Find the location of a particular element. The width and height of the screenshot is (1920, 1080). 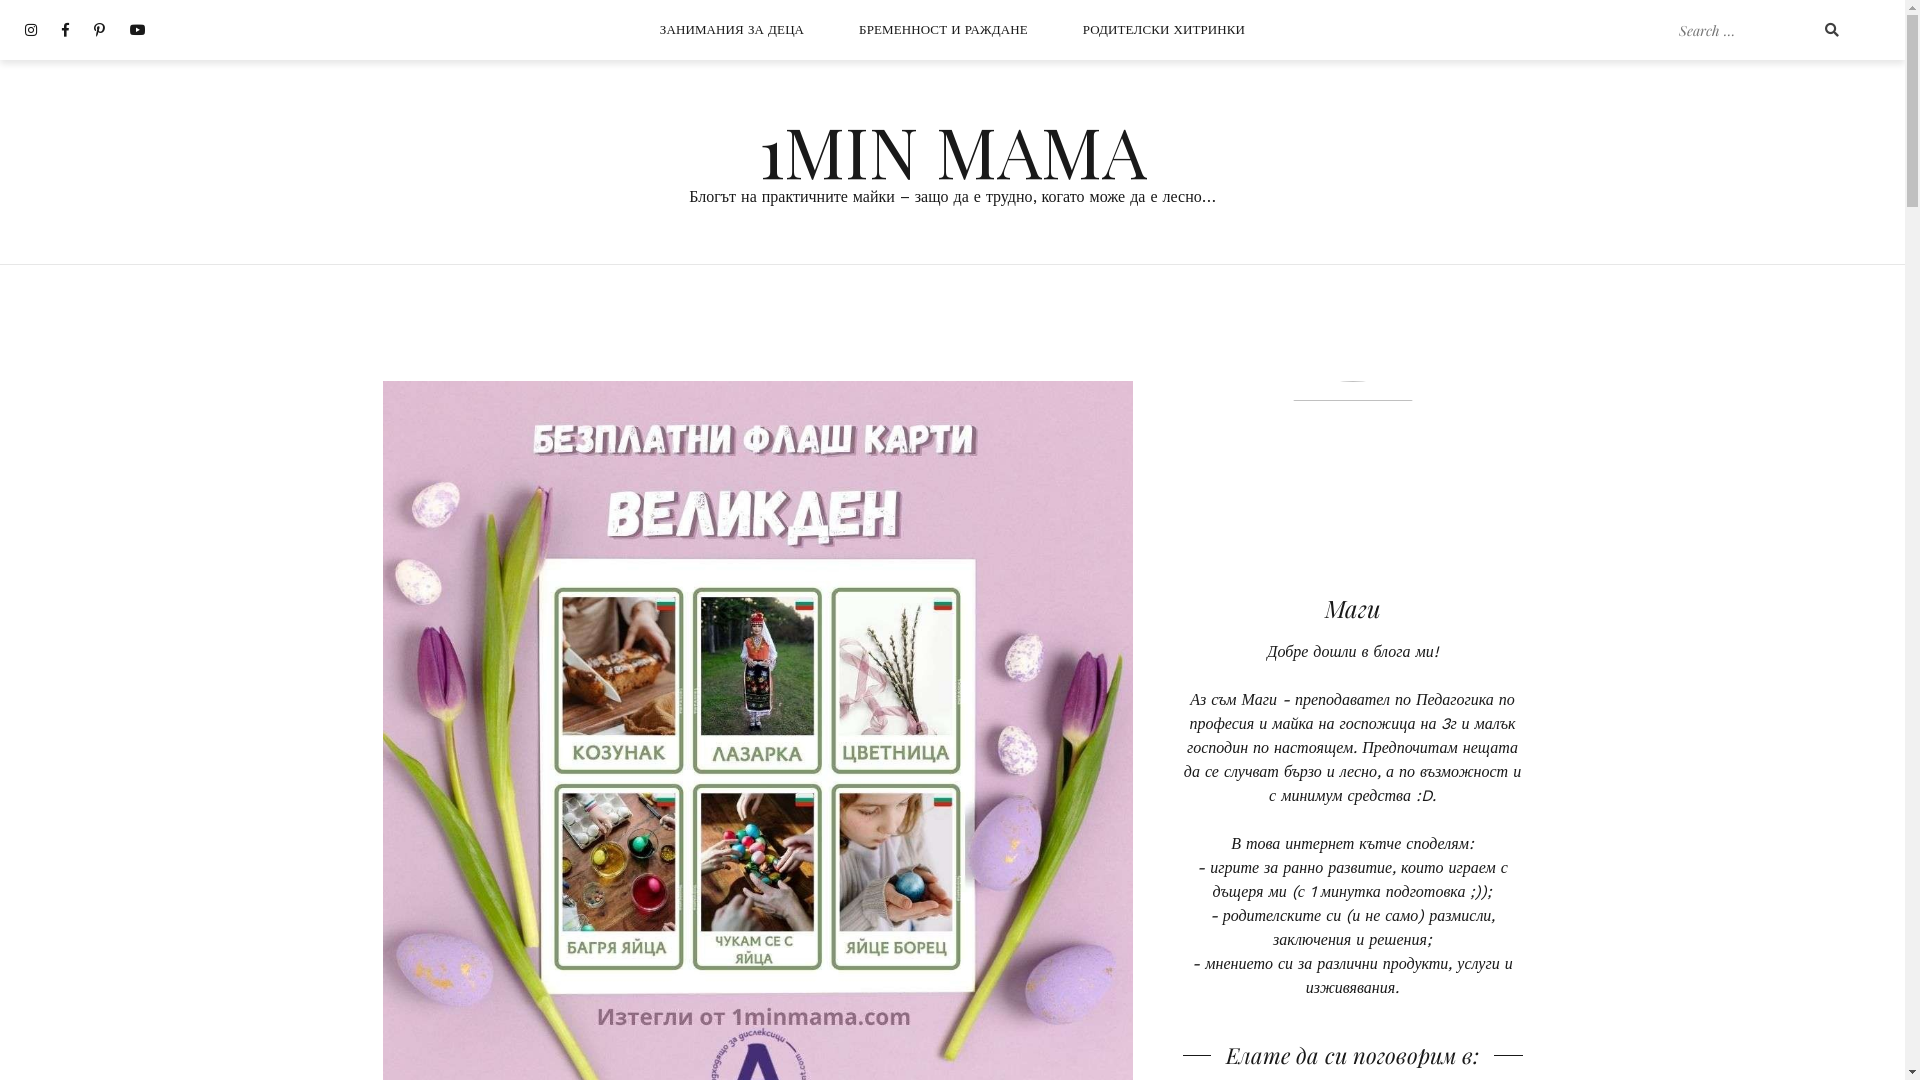

'Facebook' is located at coordinates (65, 30).